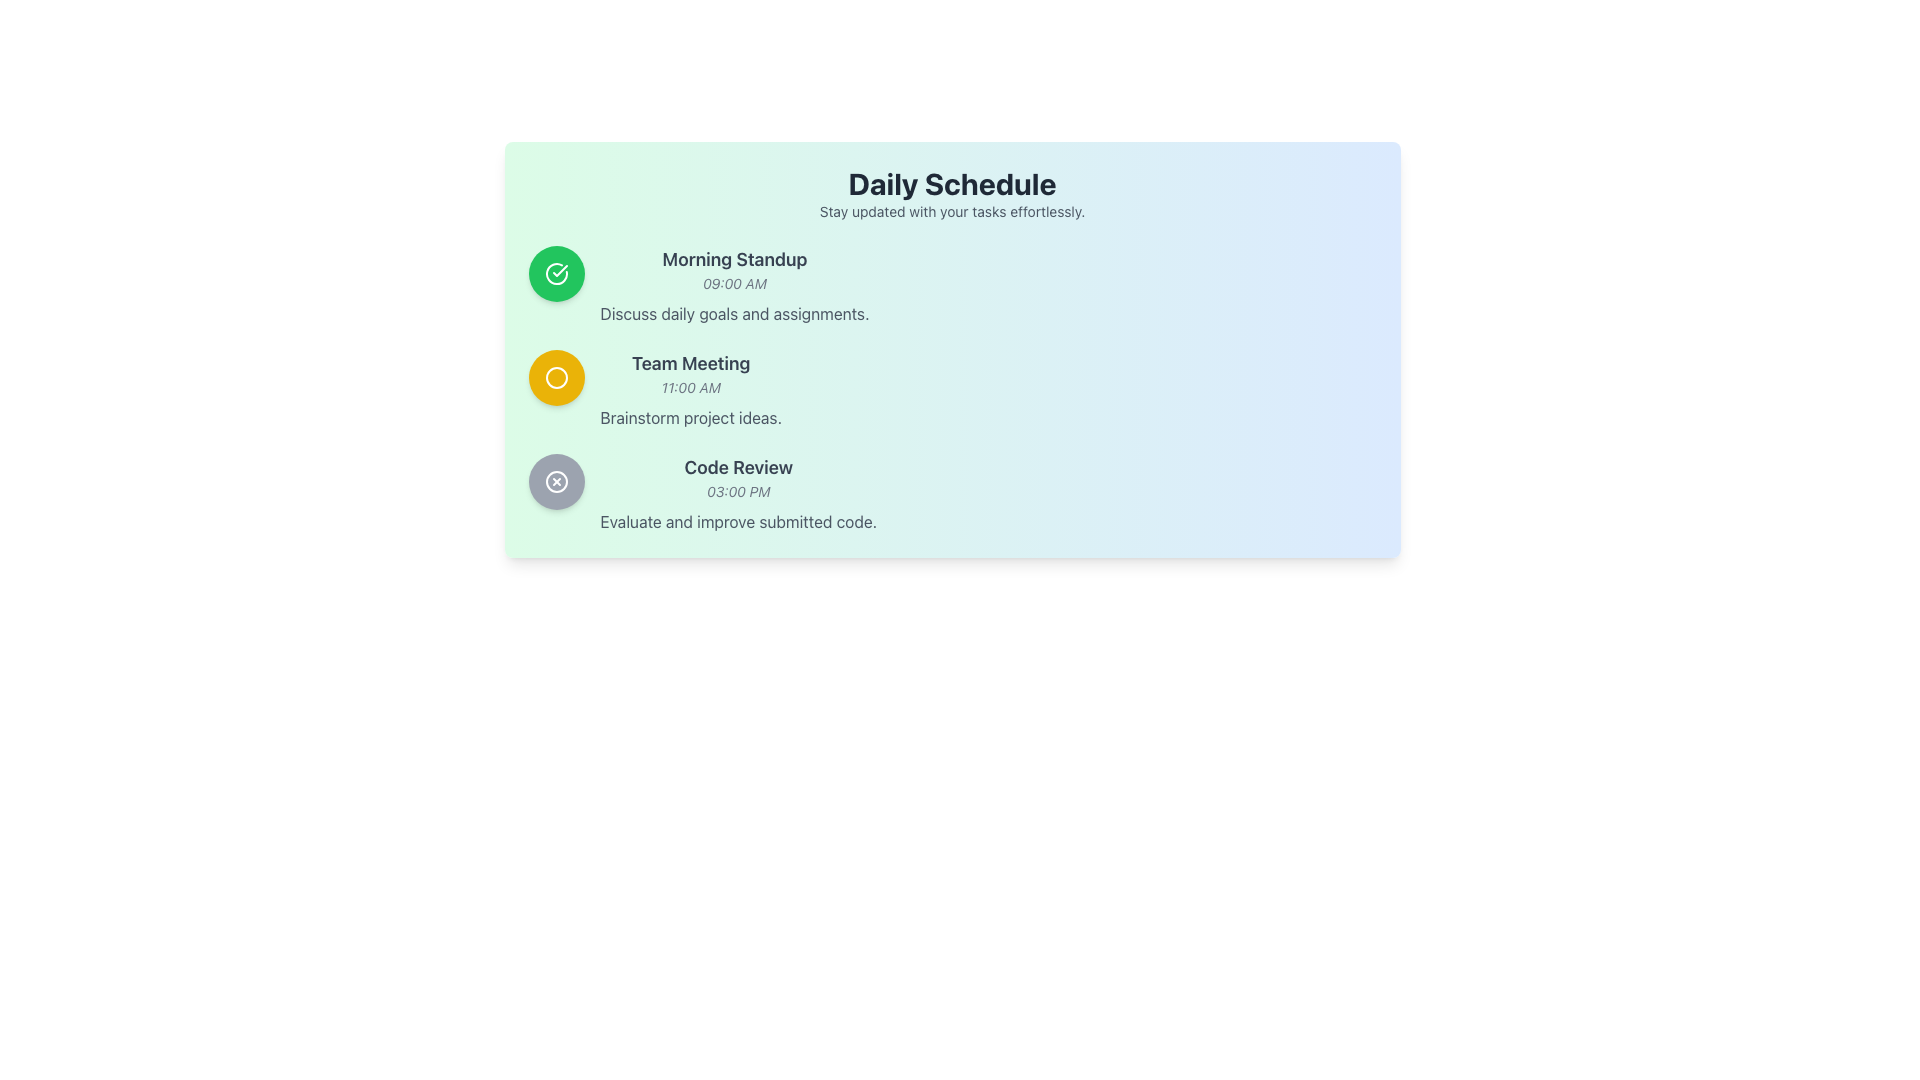 This screenshot has width=1920, height=1080. I want to click on the checkmark icon within the green circular background that precedes the 'Morning Standup' list item in the schedule card interface, so click(560, 270).